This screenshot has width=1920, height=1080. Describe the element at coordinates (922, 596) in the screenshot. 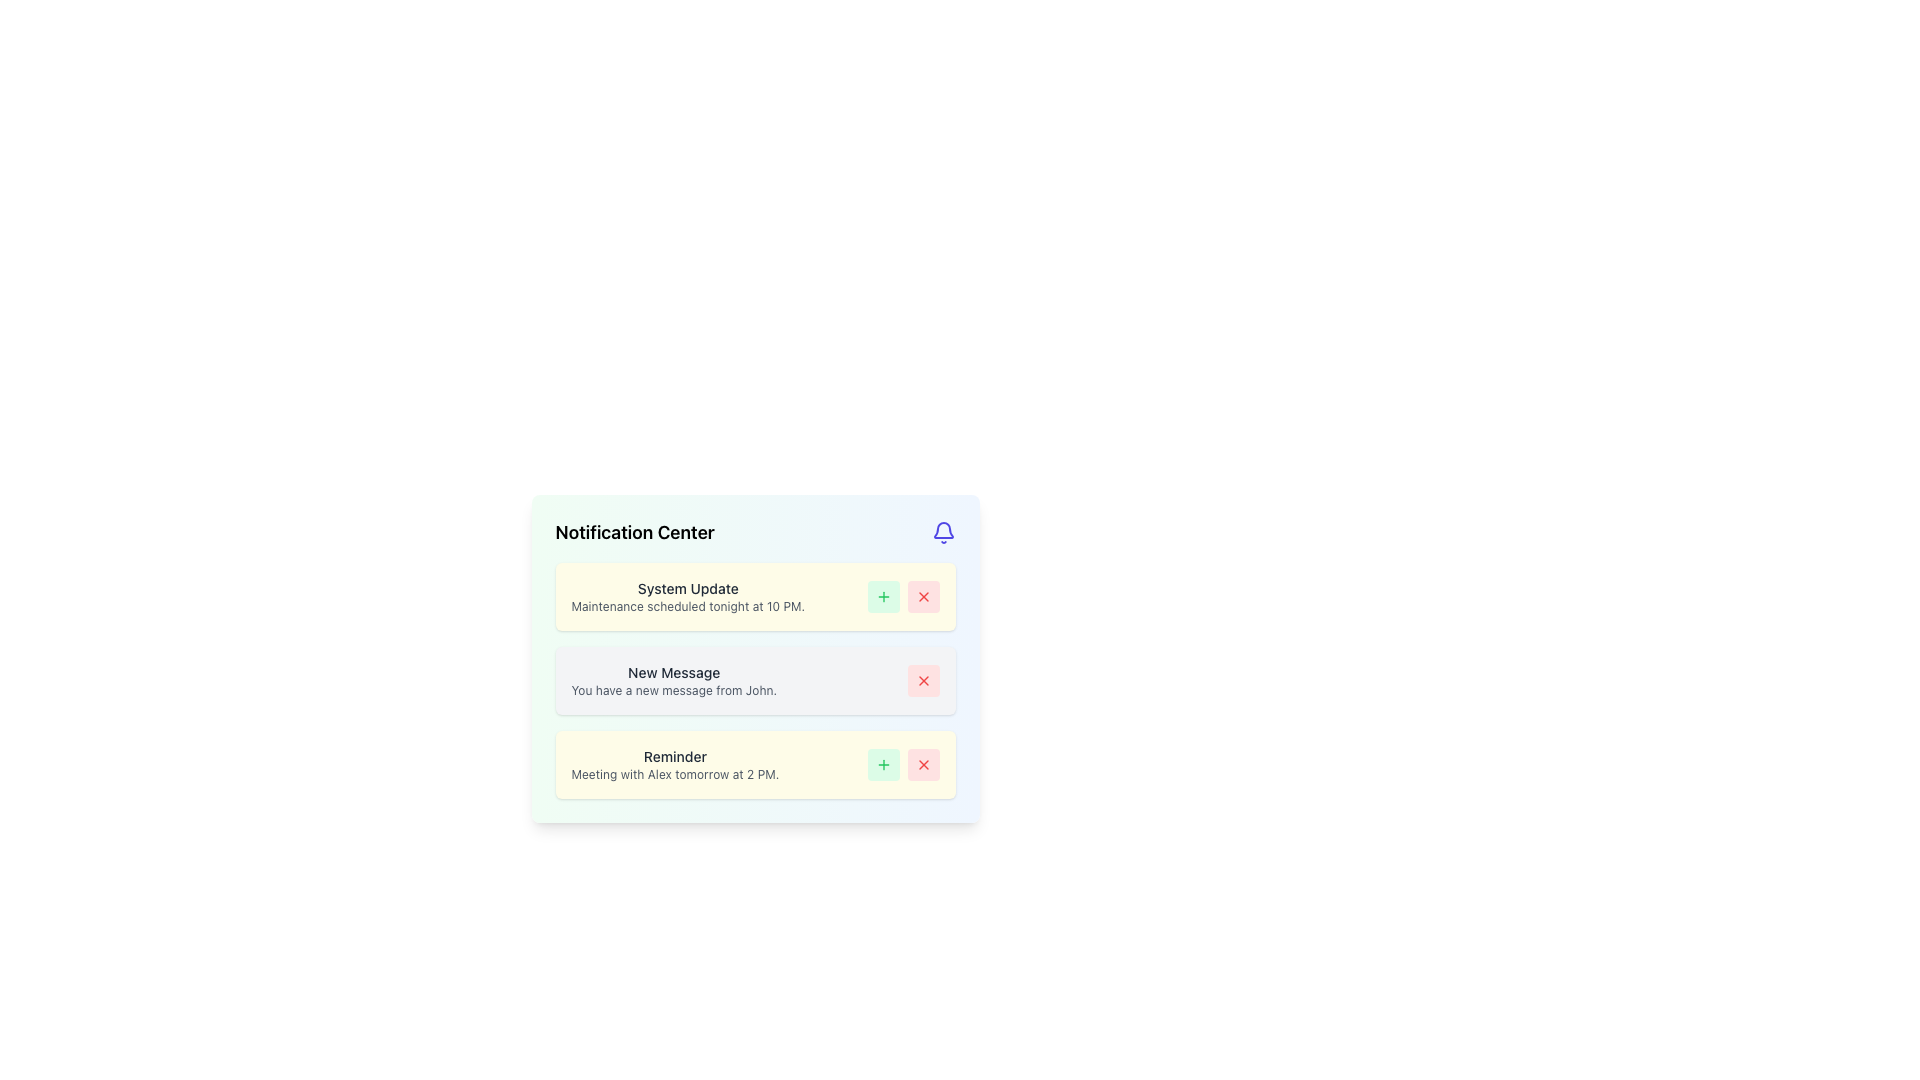

I see `the close button located to the right of the 'System Update' notification to potentially reveal a tooltip or effect` at that location.